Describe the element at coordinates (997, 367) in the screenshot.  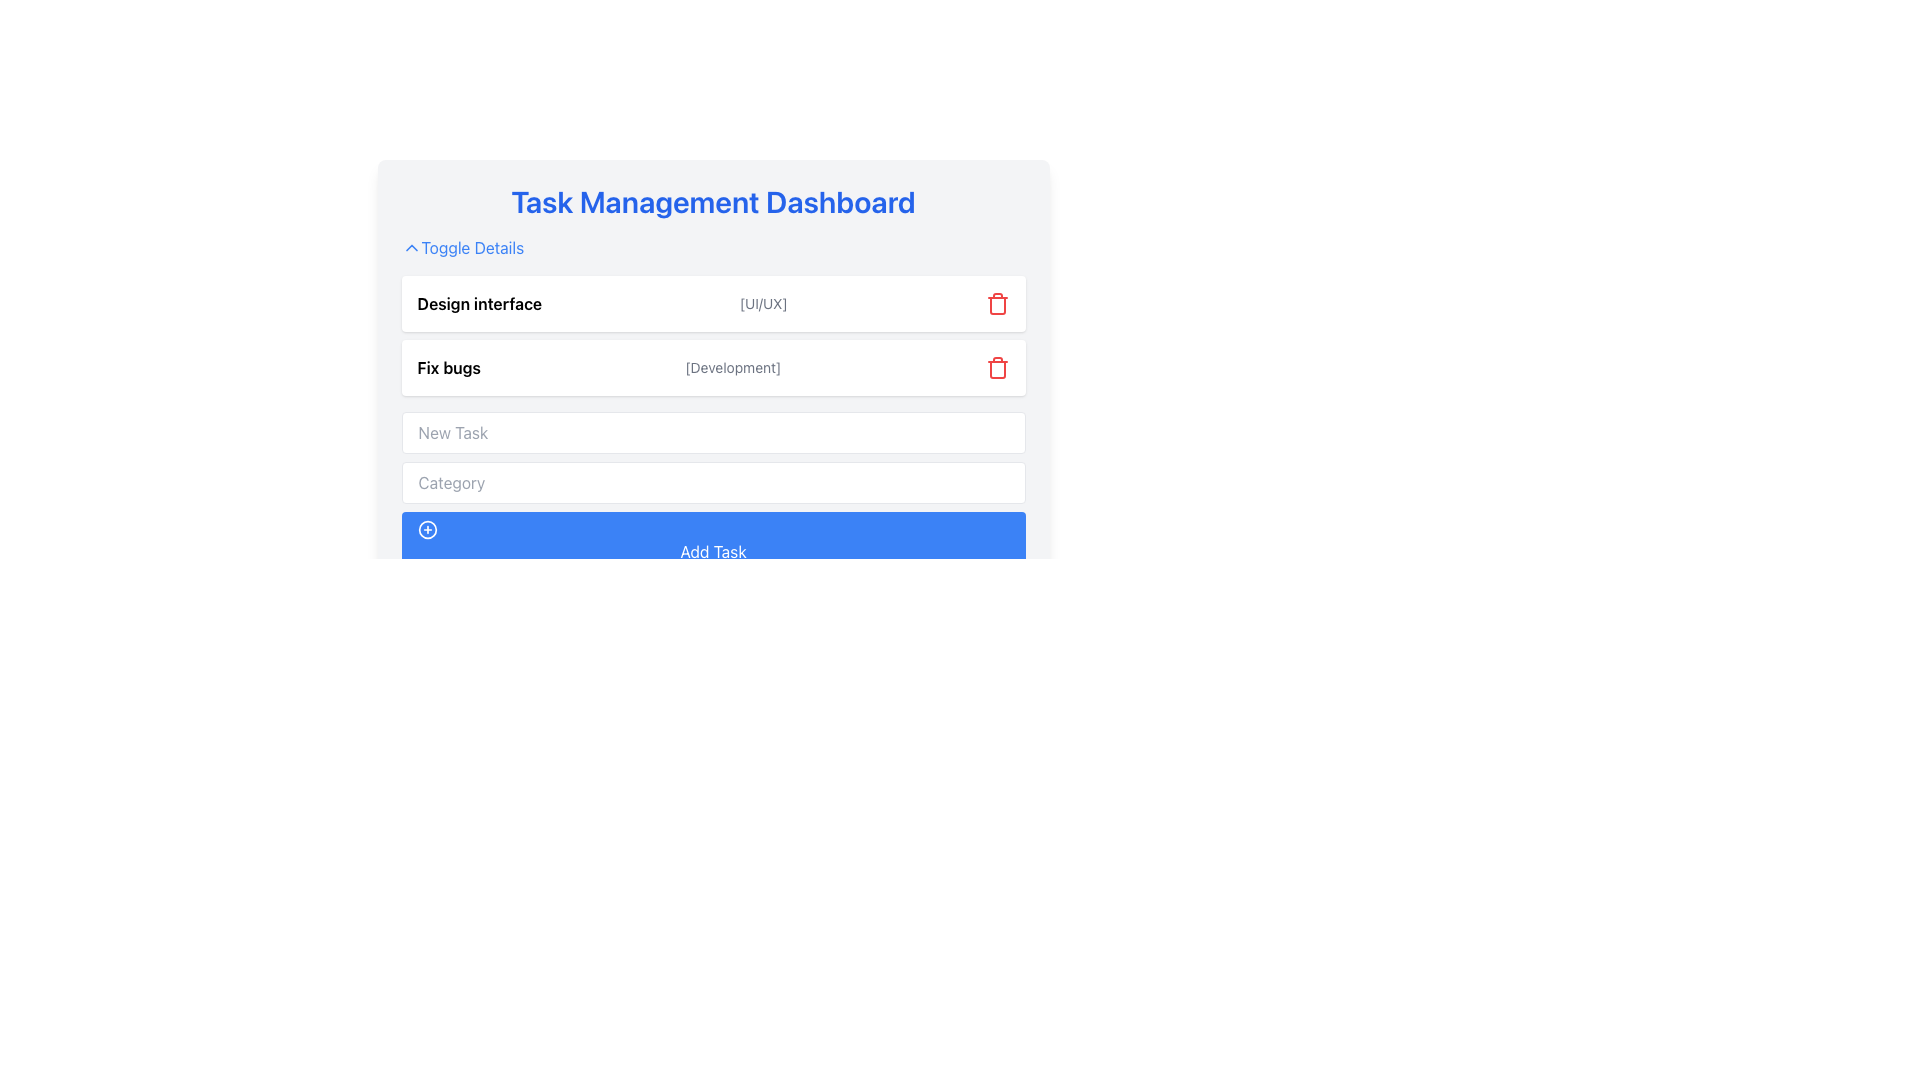
I see `the red trash can icon button located at the far-right end of the task item titled 'Fix bugs'` at that location.